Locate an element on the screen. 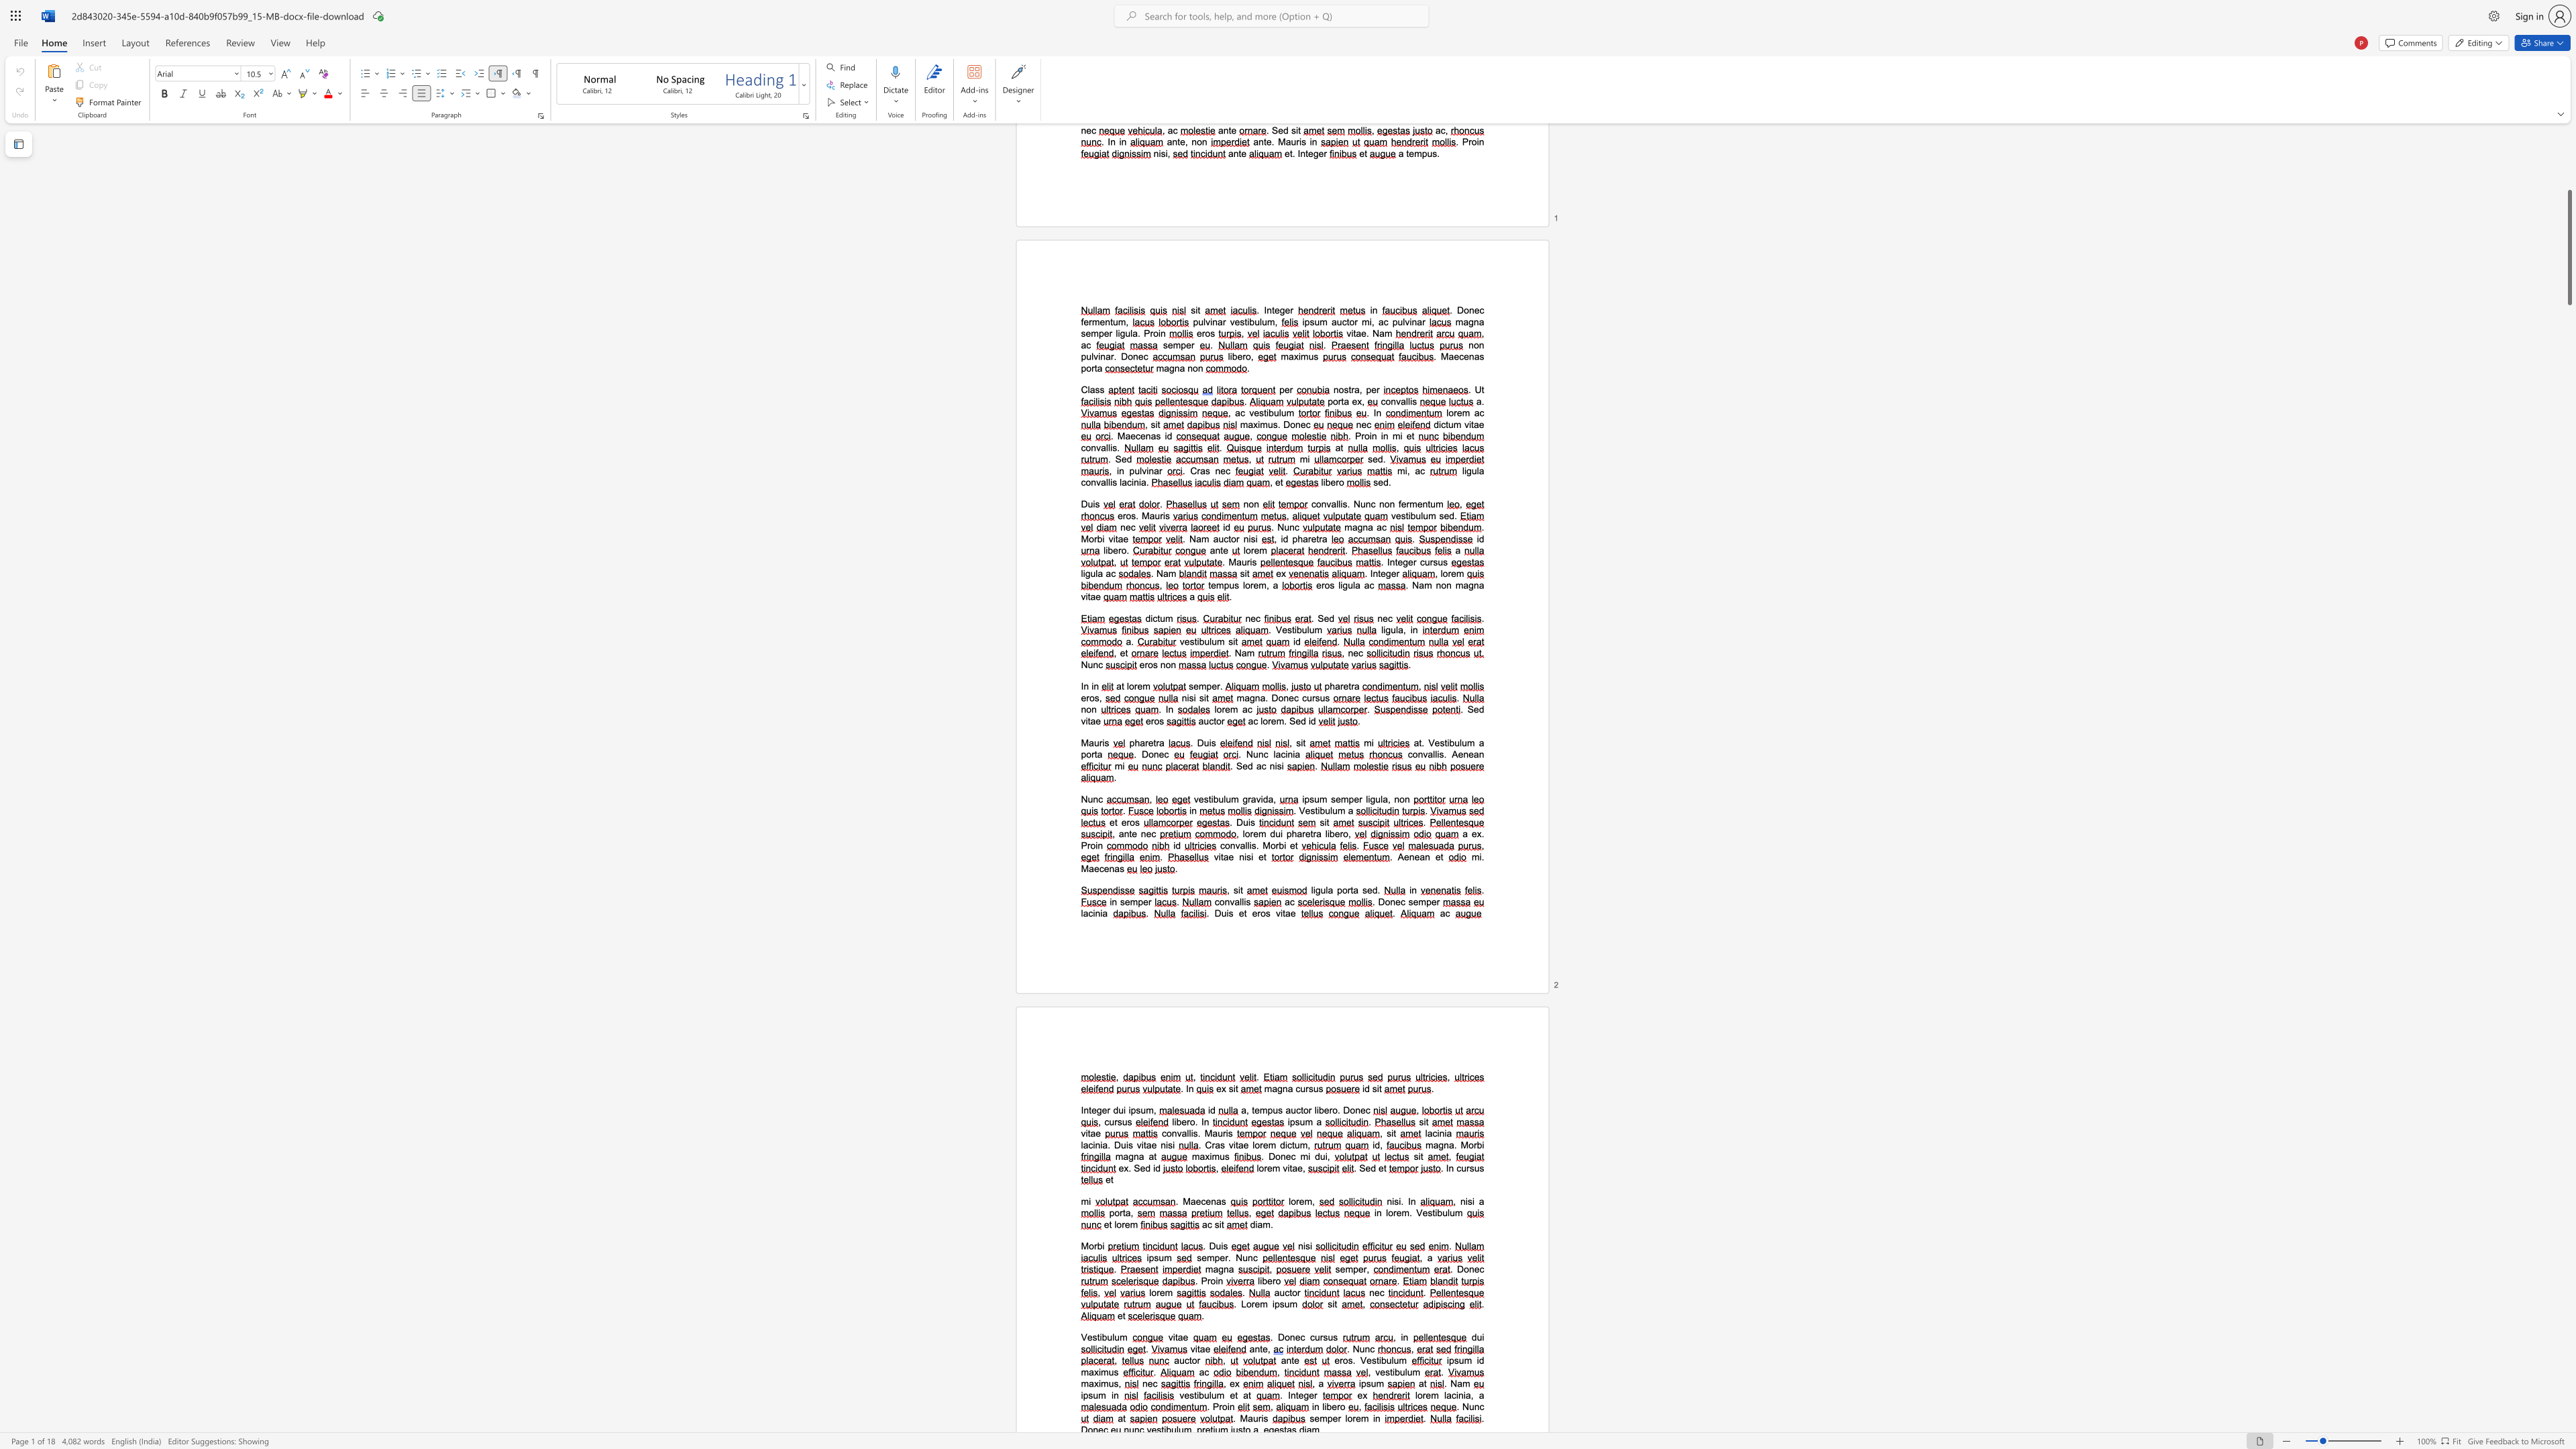 The height and width of the screenshot is (1449, 2576). the 1th character "n" in the text is located at coordinates (1214, 1201).